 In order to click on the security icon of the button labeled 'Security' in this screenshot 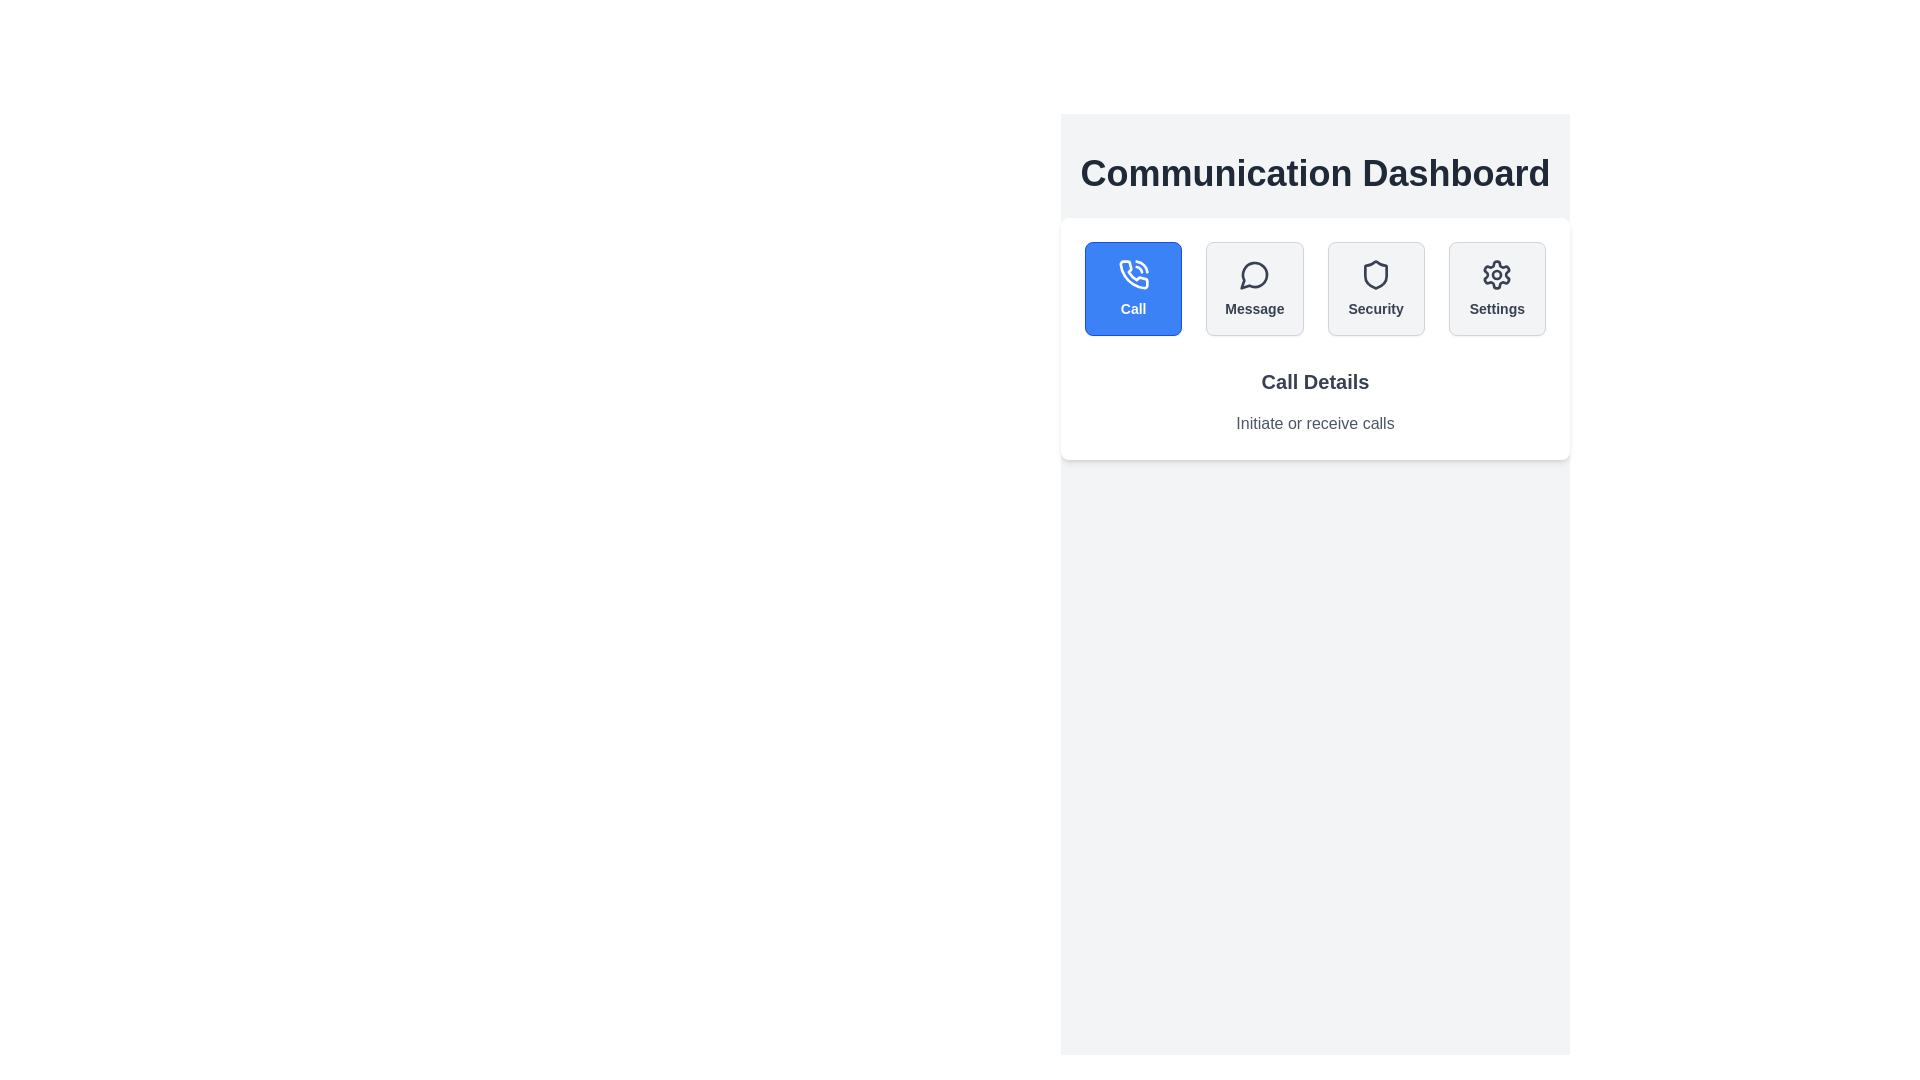, I will do `click(1375, 274)`.